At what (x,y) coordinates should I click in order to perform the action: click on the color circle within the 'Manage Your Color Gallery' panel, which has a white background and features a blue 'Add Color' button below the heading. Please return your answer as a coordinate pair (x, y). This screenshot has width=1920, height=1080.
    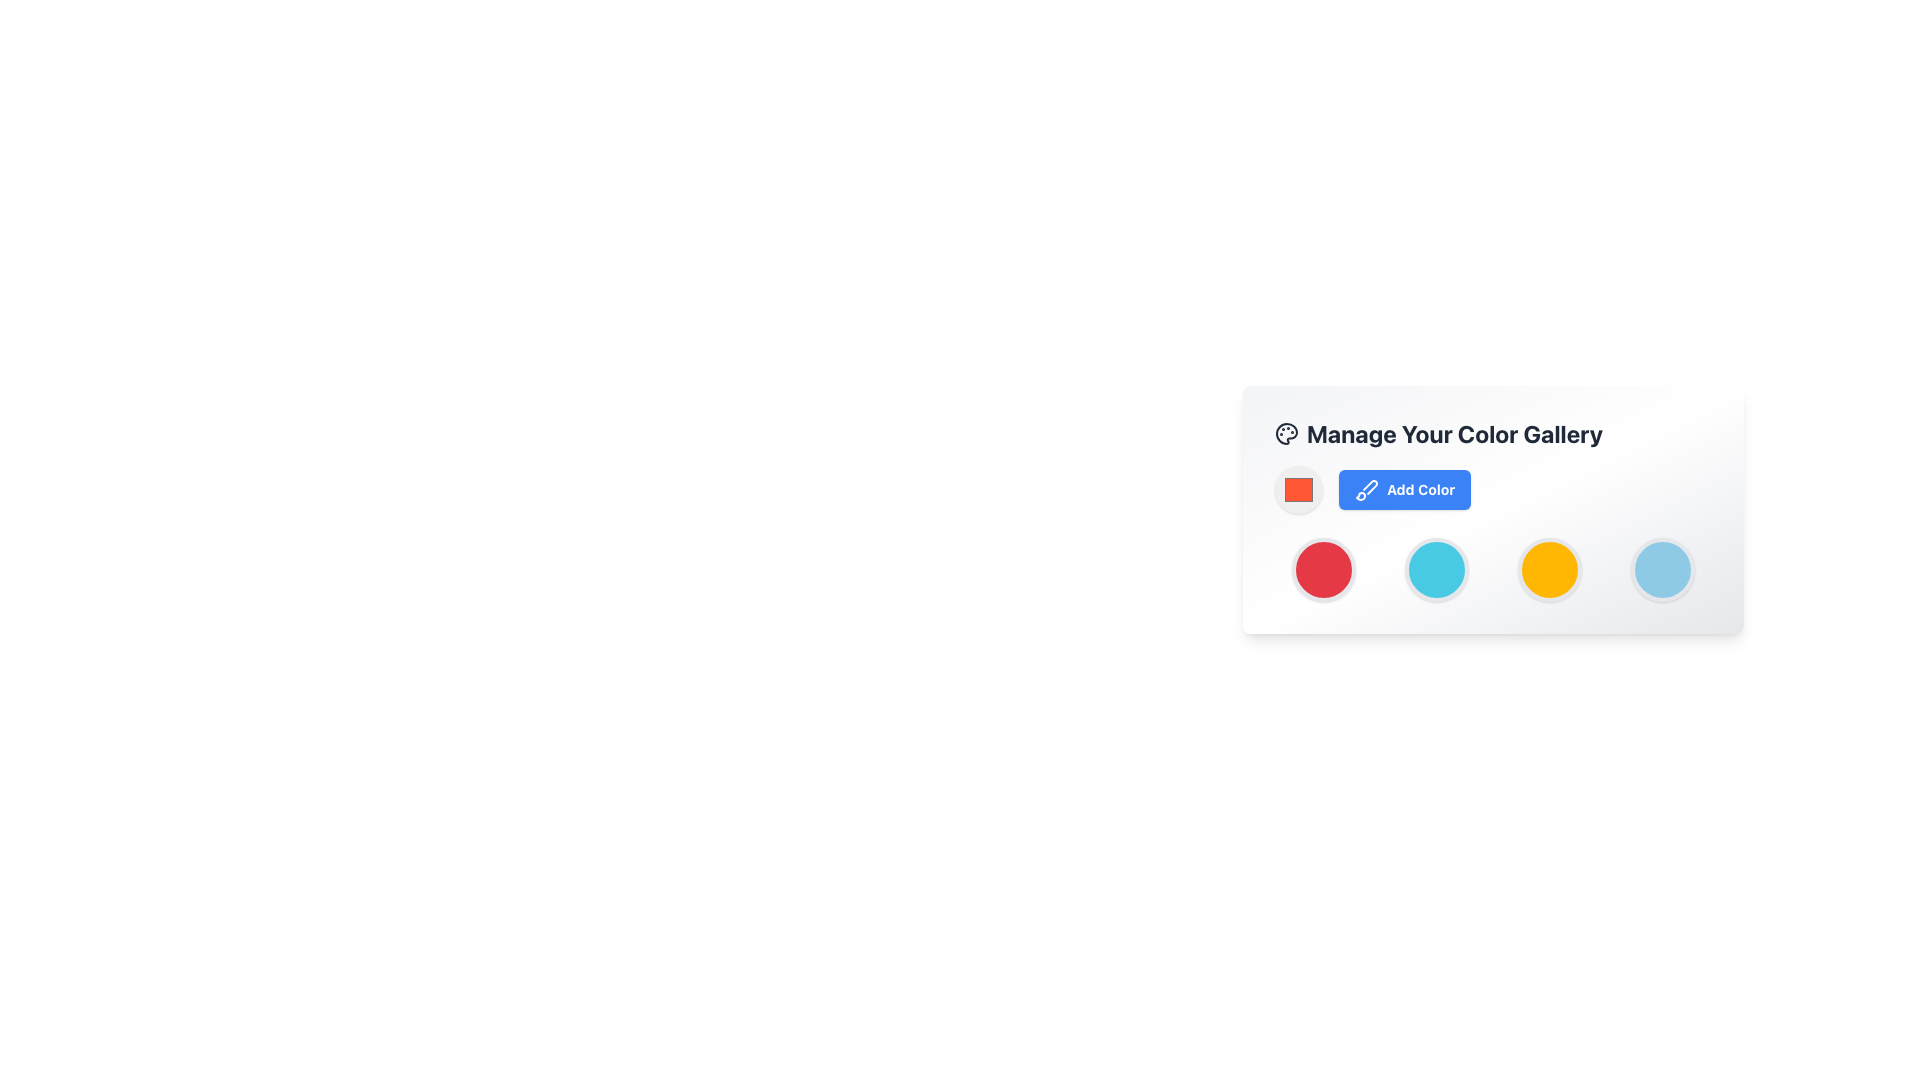
    Looking at the image, I should click on (1493, 611).